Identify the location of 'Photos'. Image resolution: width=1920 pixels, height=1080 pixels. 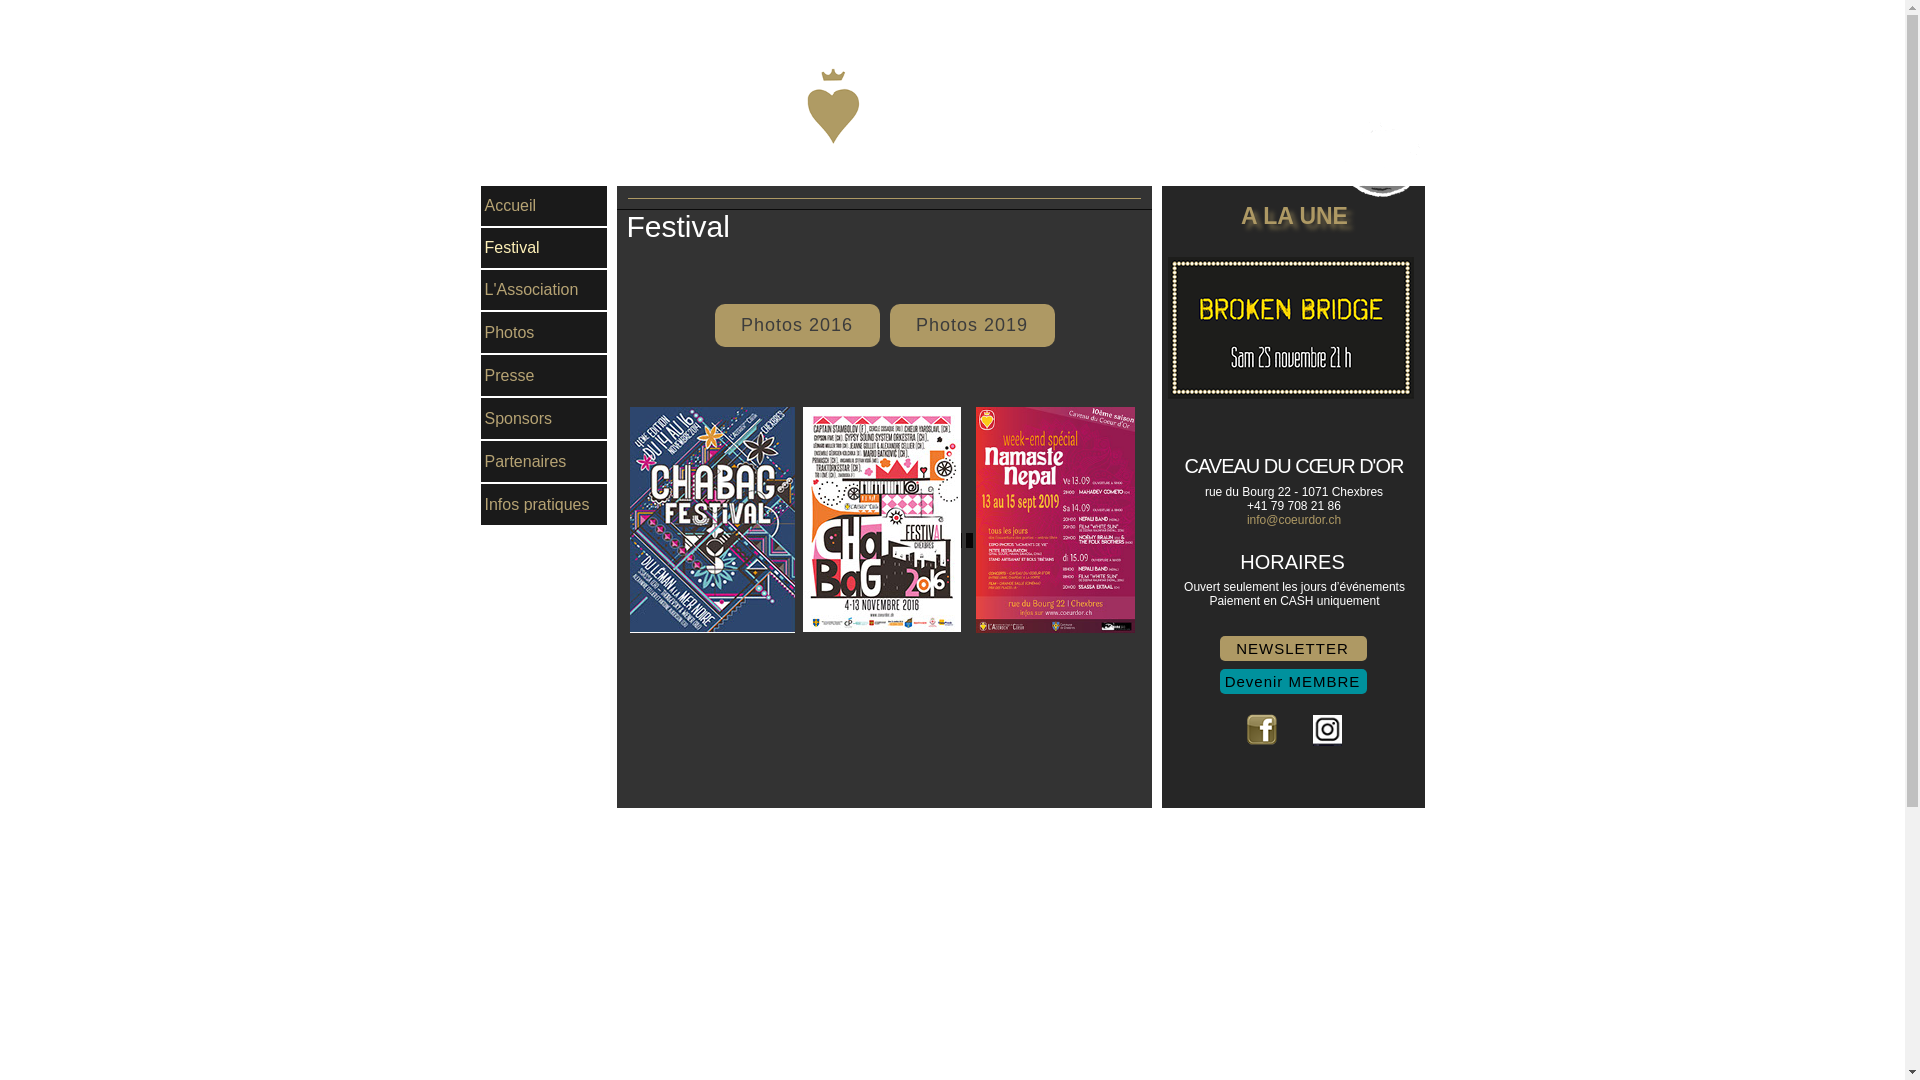
(542, 331).